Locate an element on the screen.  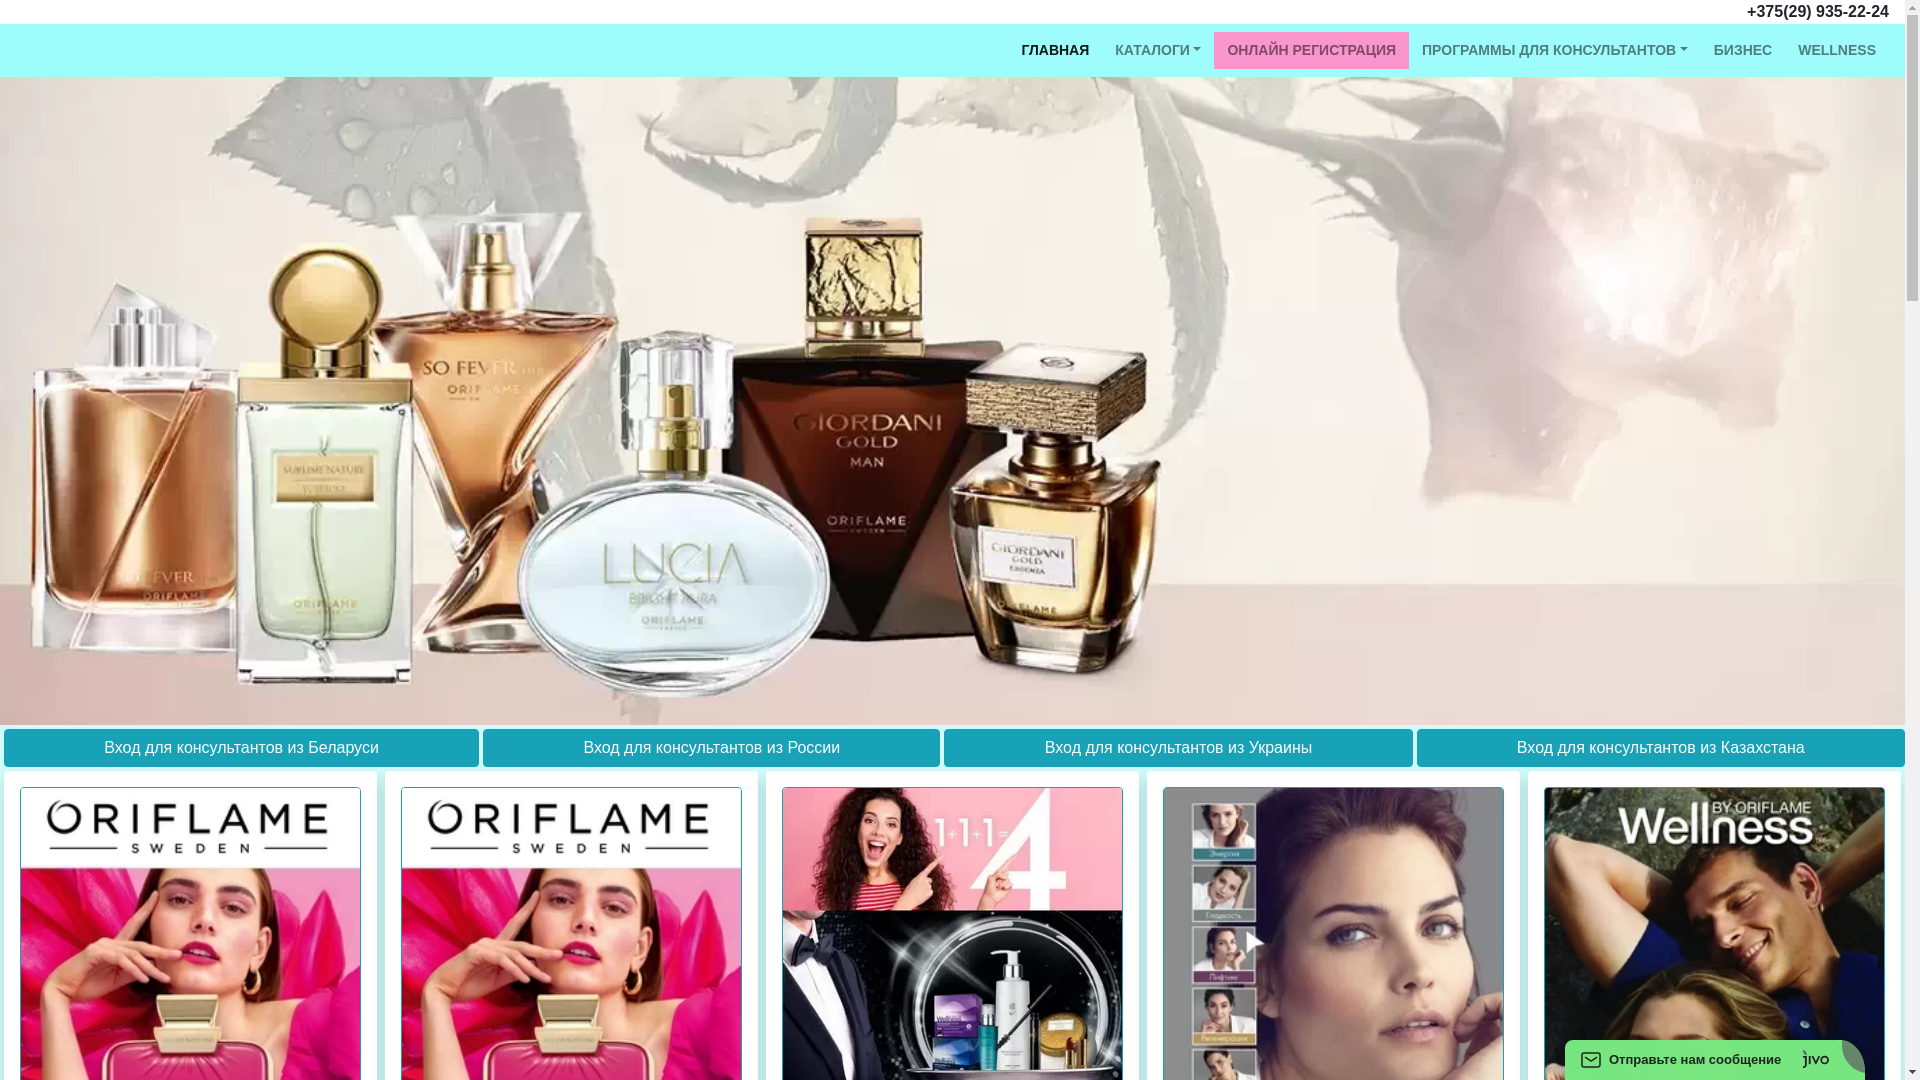
'WELLNESS' is located at coordinates (1837, 49).